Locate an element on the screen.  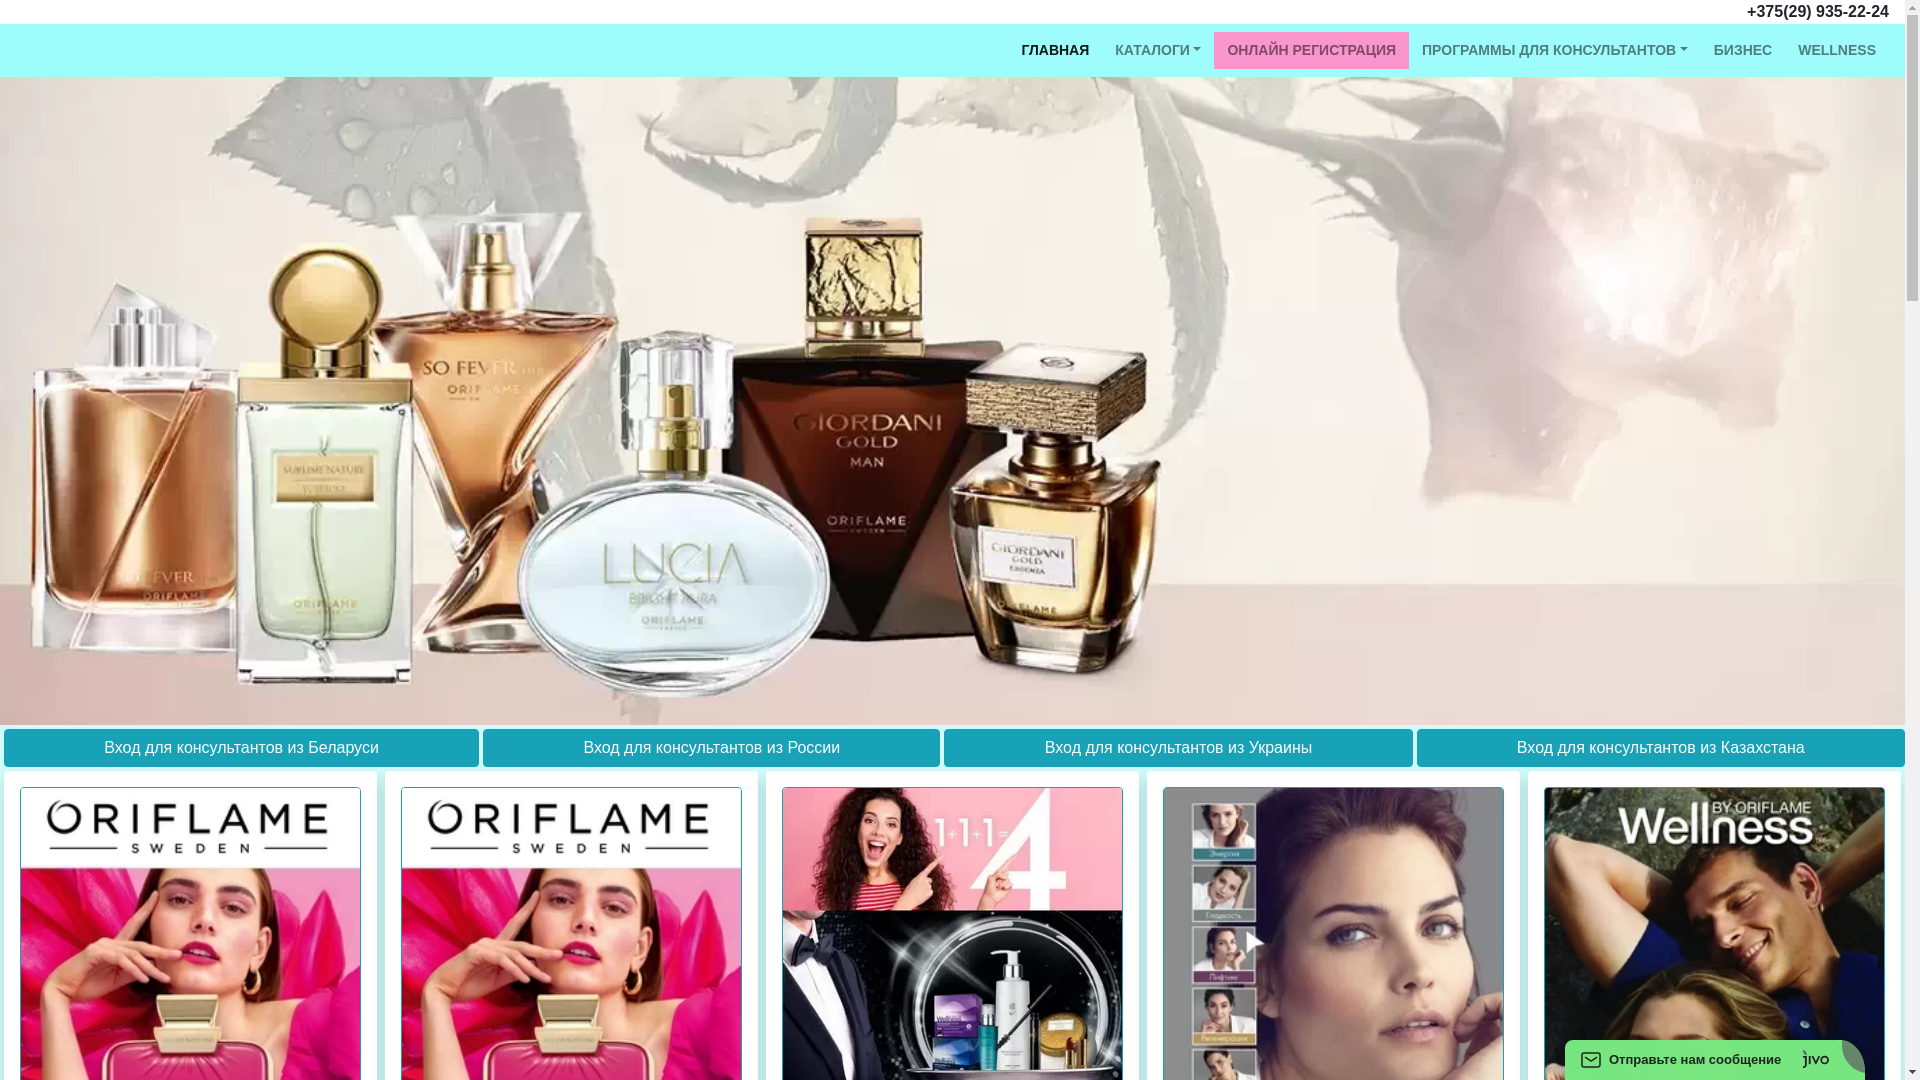
'WELLNESS' is located at coordinates (1837, 49).